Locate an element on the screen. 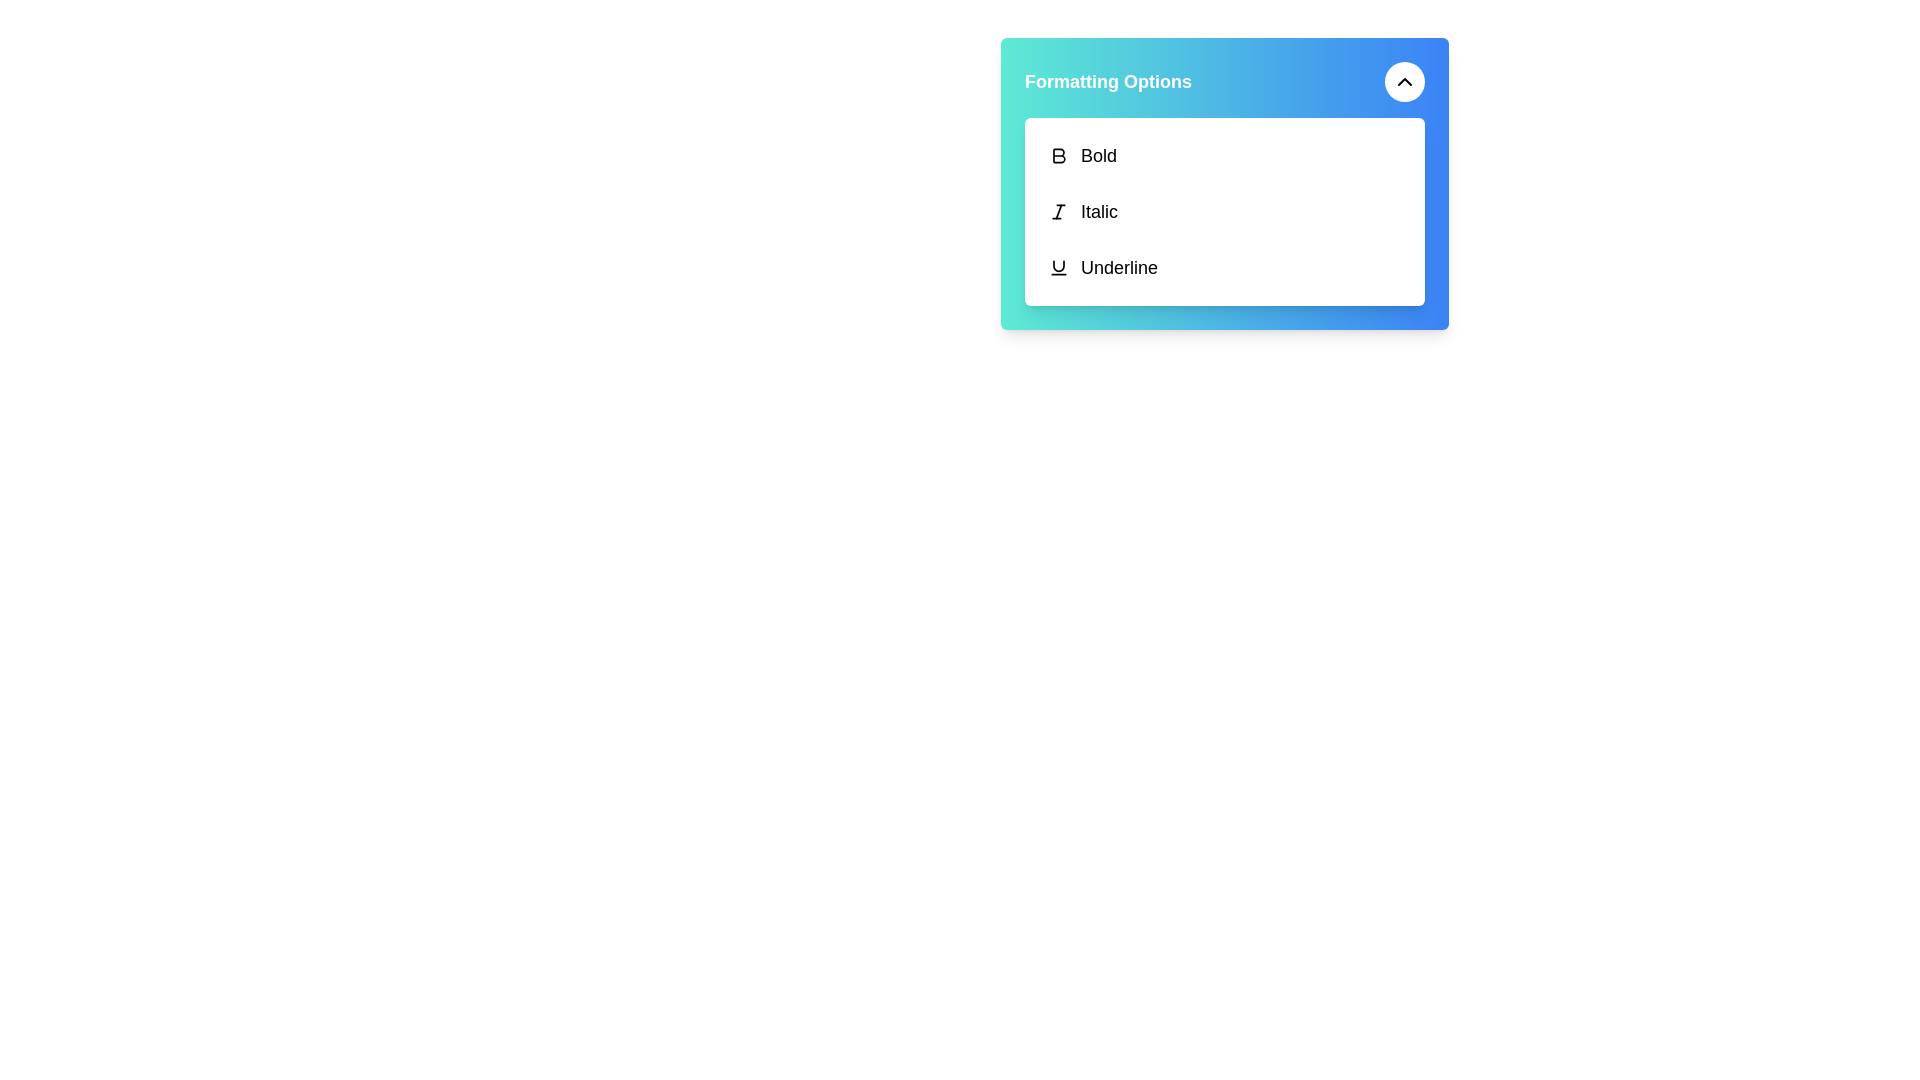  the 'Bold' button located at the top of the formatting options dropdown menu is located at coordinates (1223, 154).